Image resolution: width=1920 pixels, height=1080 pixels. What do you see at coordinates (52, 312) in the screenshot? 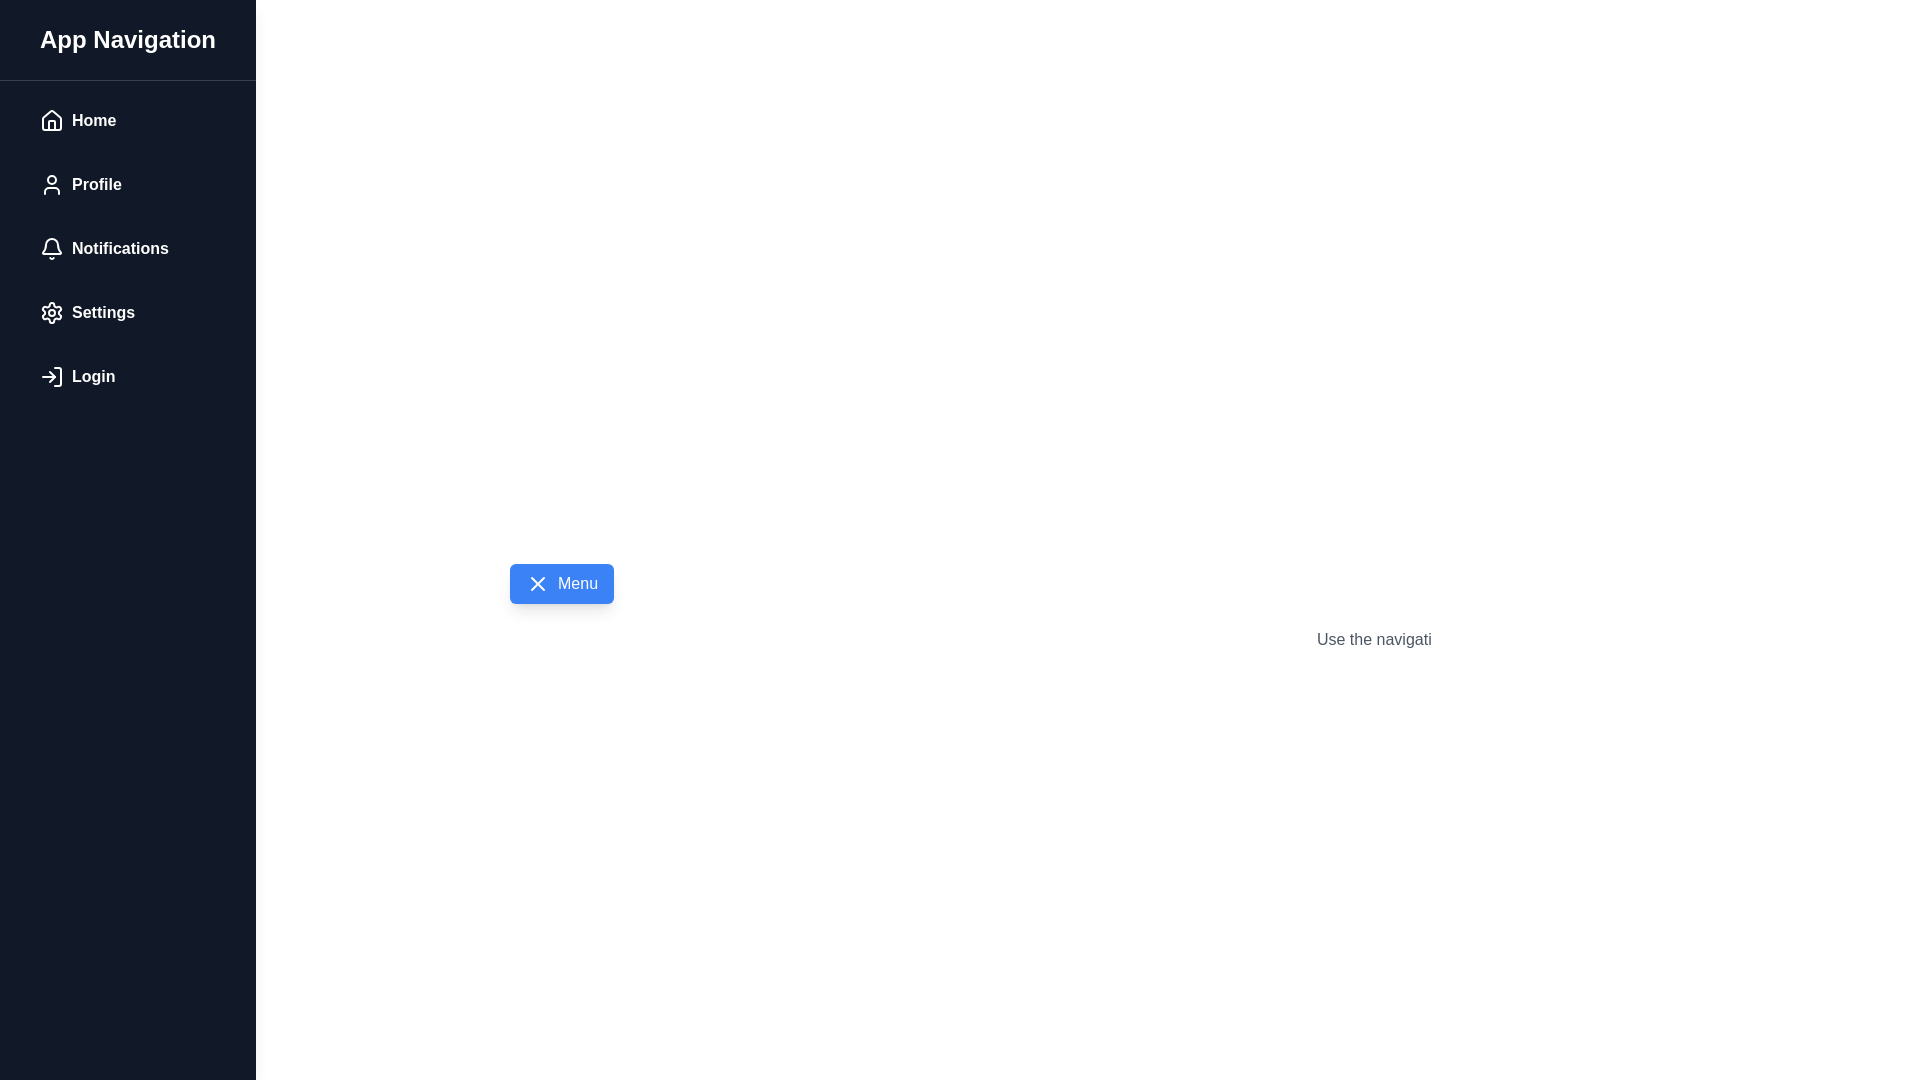
I see `the circular settings icon with a gear design, located to the left of the 'Settings' label, to see settings options` at bounding box center [52, 312].